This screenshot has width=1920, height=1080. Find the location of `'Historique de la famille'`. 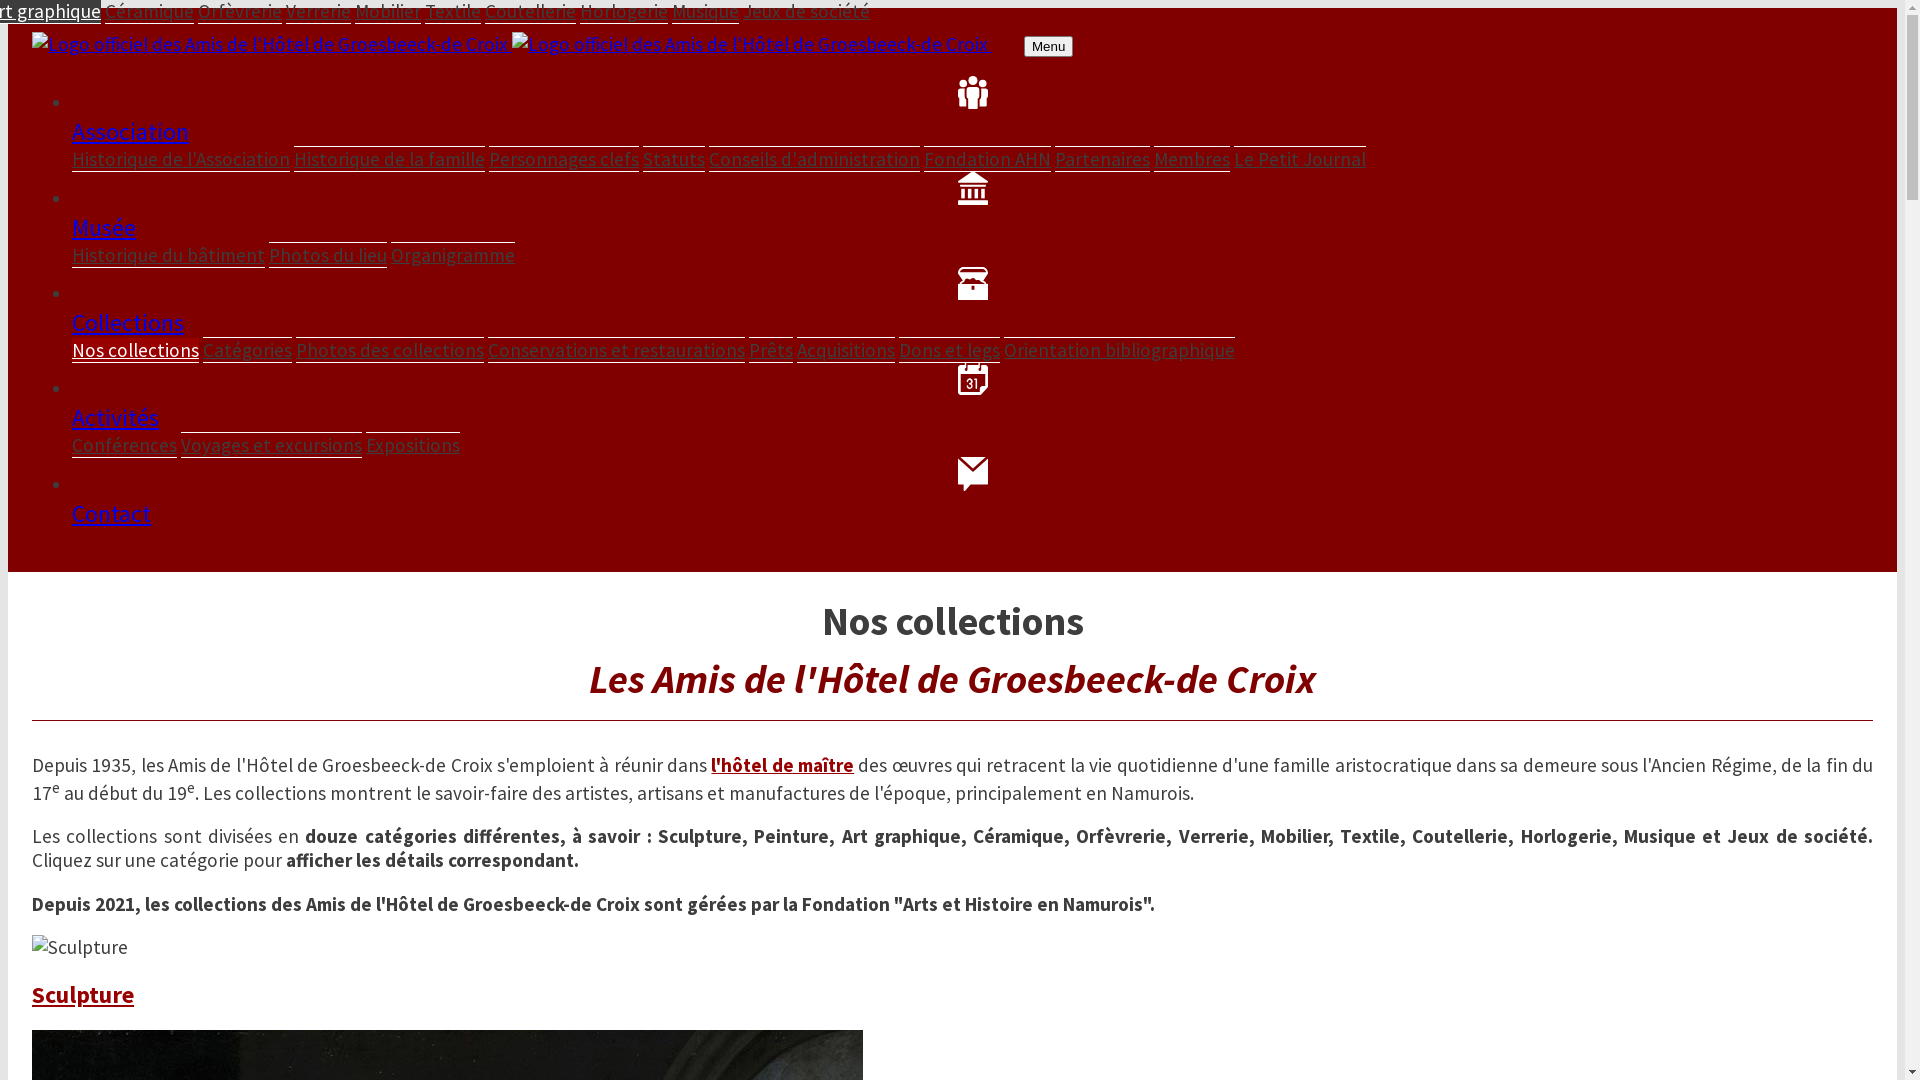

'Historique de la famille' is located at coordinates (292, 157).